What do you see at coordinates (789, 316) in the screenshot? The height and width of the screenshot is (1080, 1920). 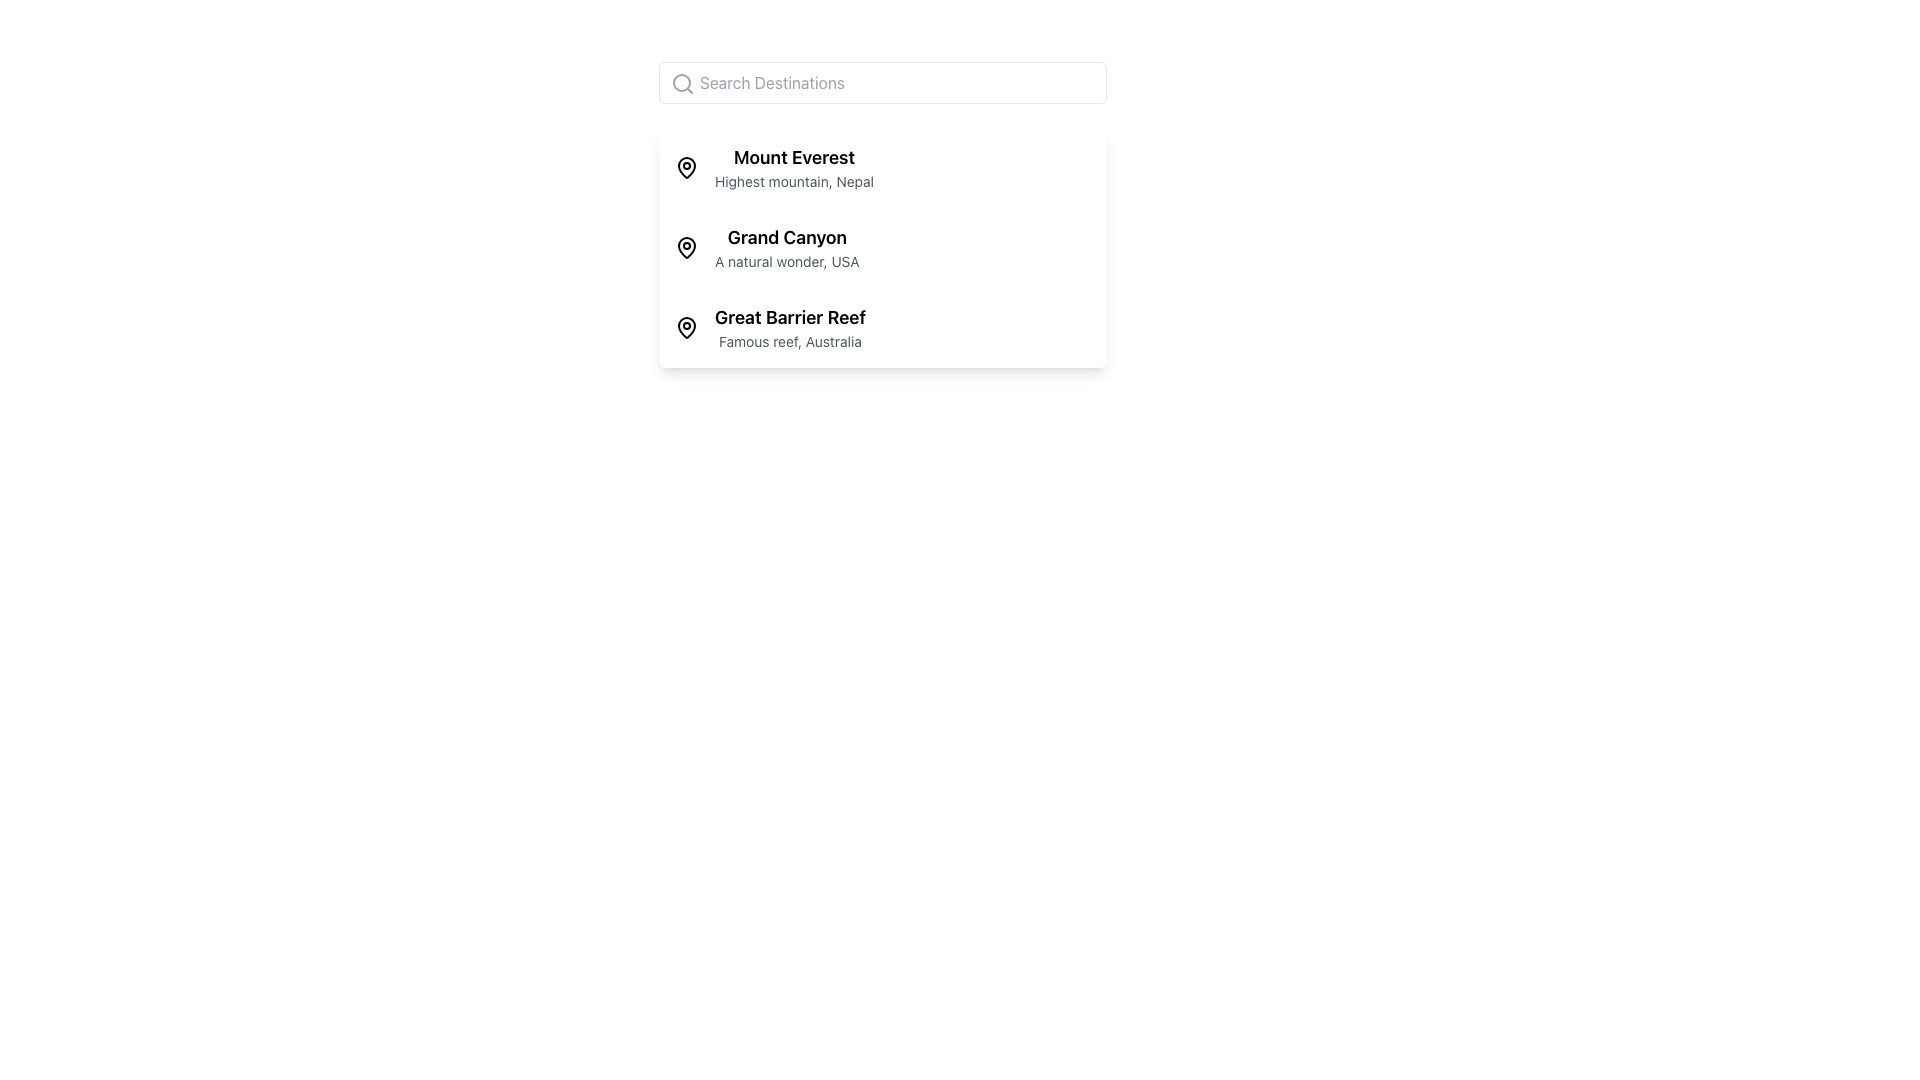 I see `the label 'Great Barrier Reef' which serves as the title for a travel destination in a vertical list, positioned above the description 'Famous reef, Australia'` at bounding box center [789, 316].